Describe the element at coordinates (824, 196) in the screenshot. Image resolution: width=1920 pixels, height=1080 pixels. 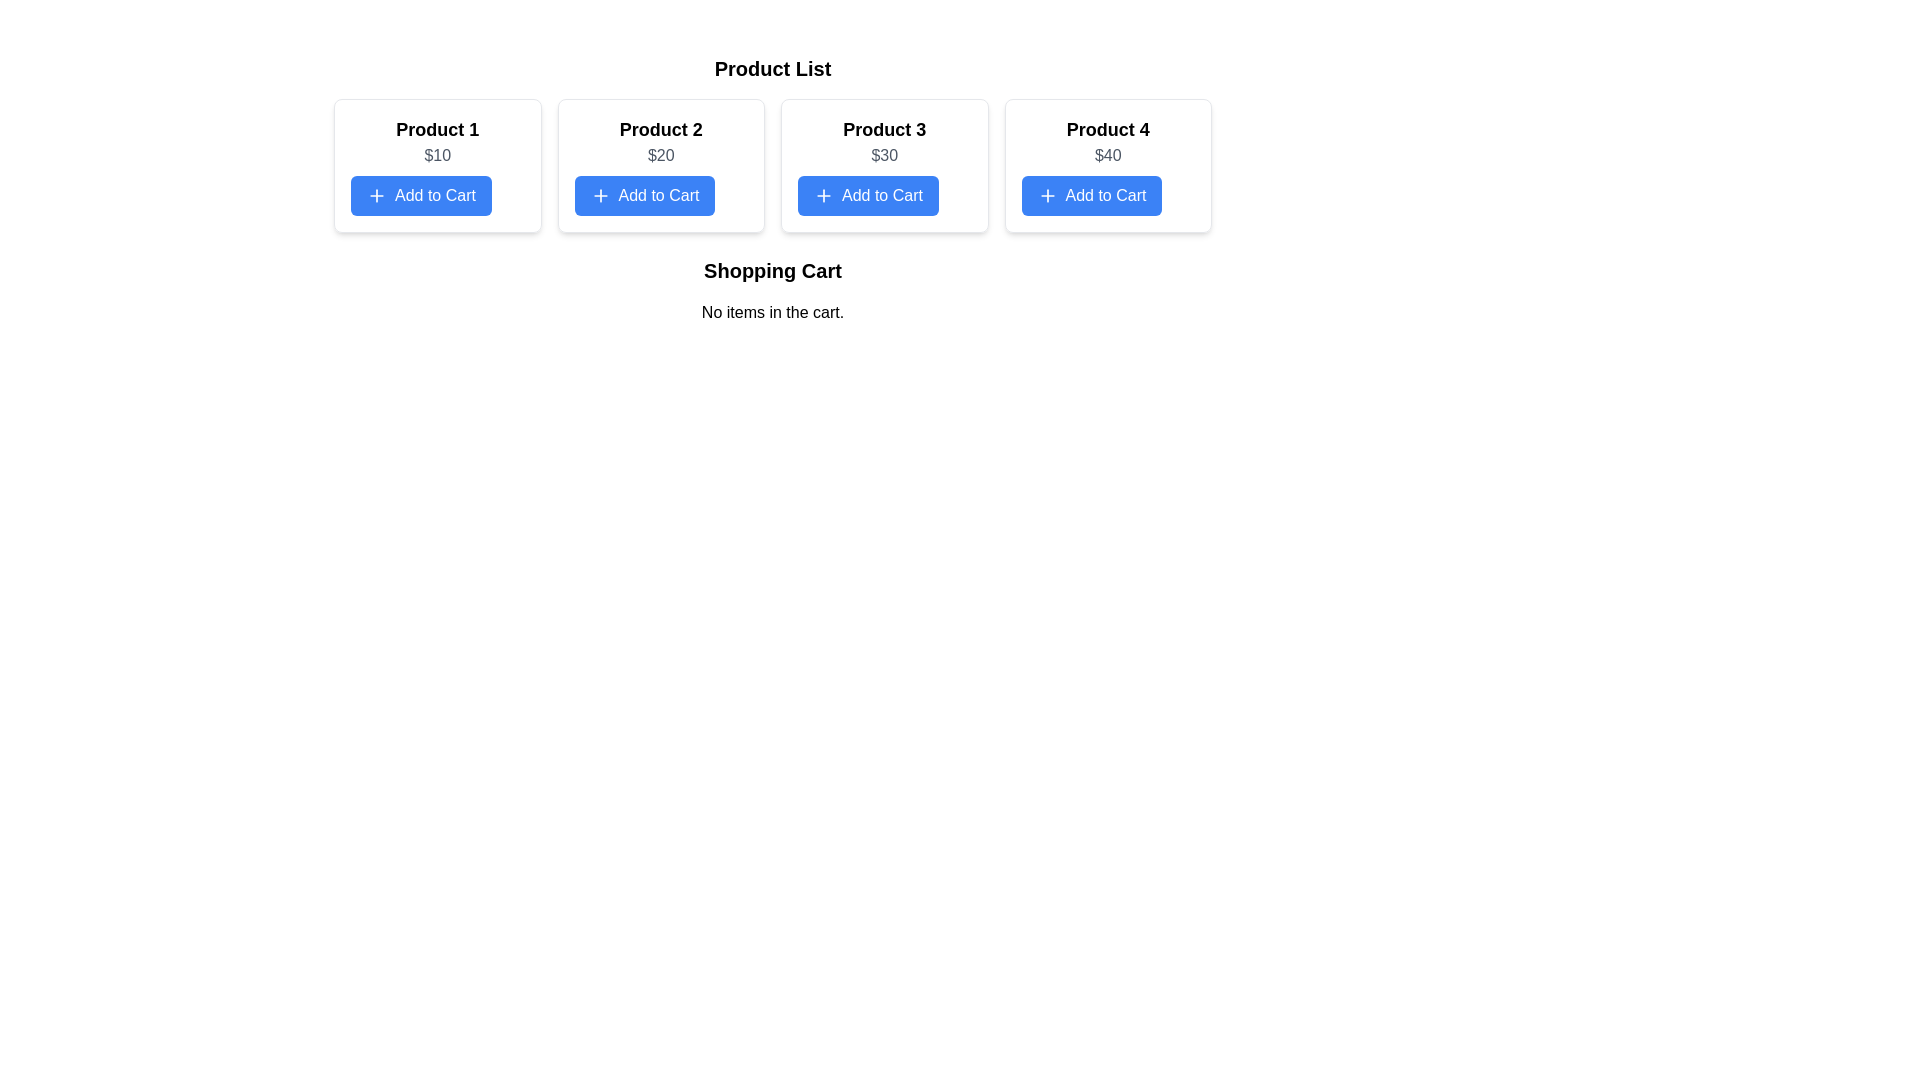
I see `the 'Add to Cart' button for 'Product 3', which features a prominent plus icon on the left side, to receive additional visual feedback` at that location.